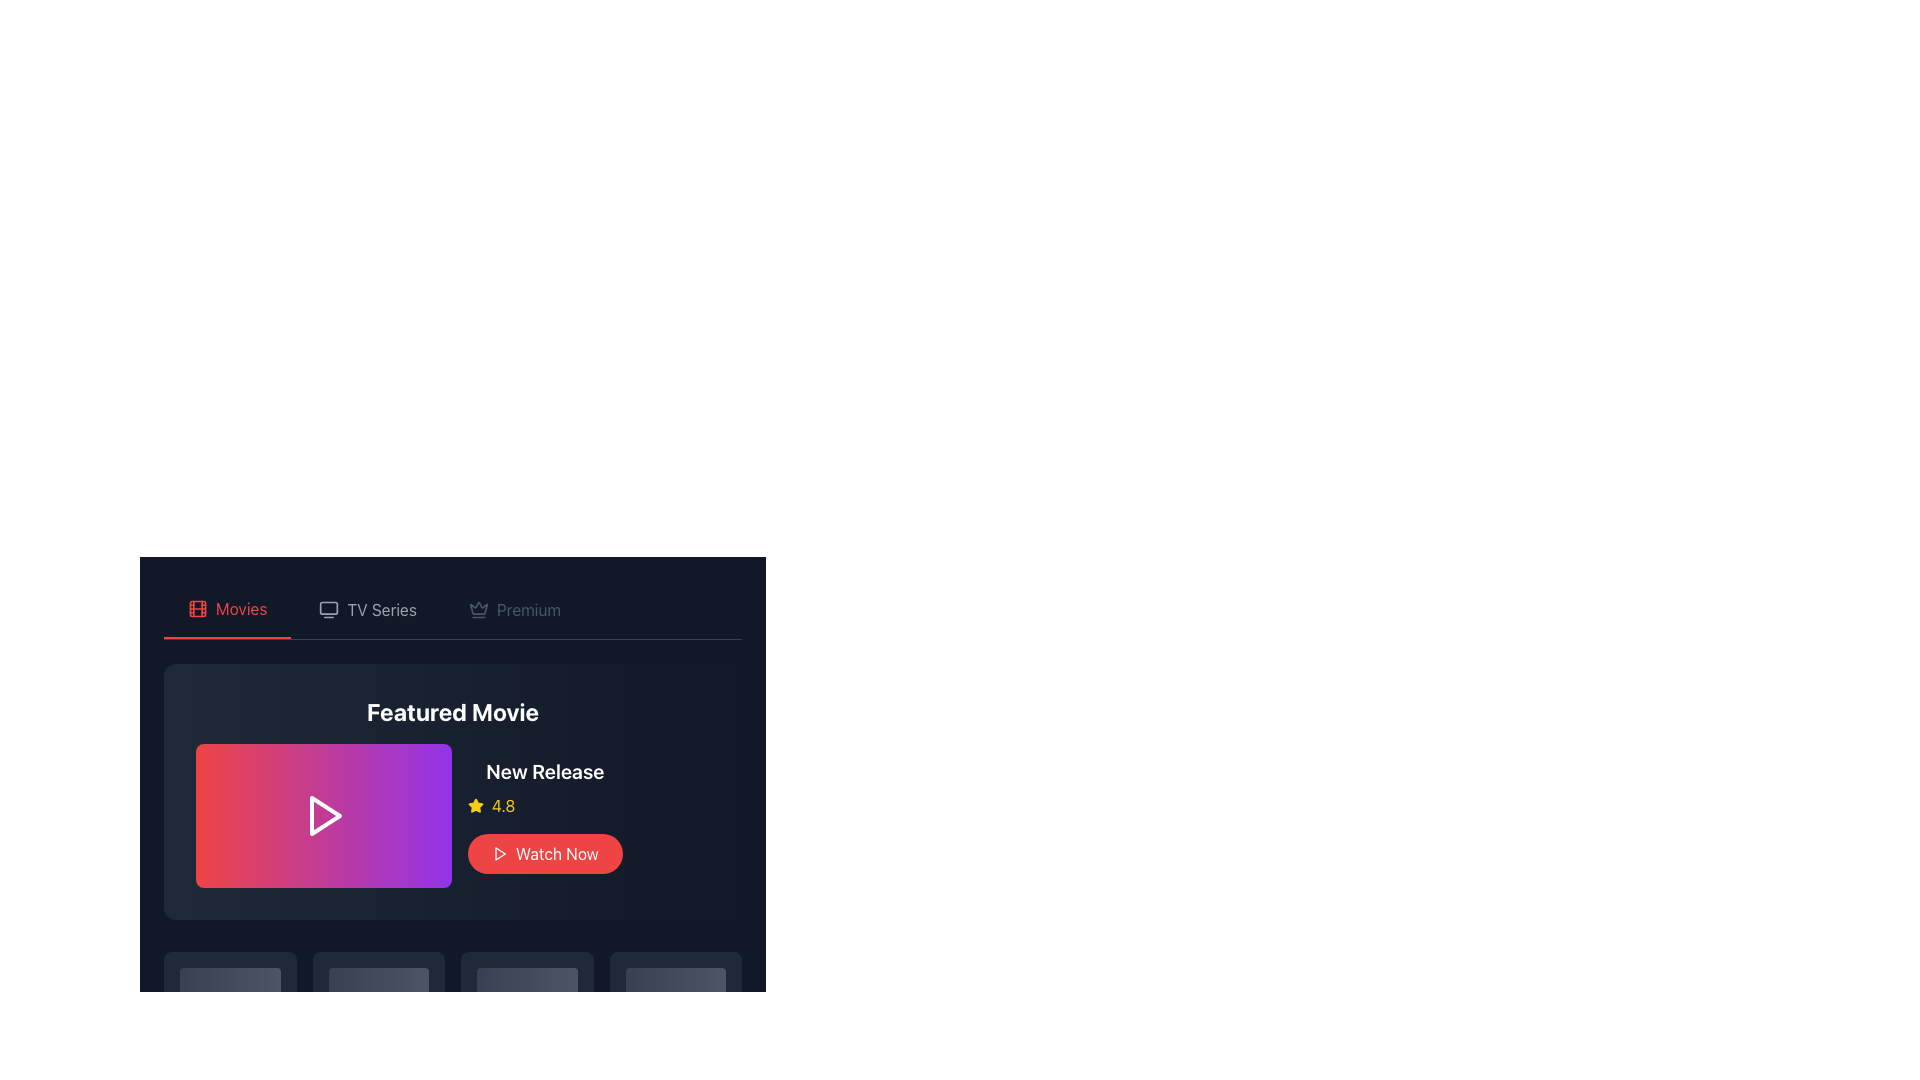 The height and width of the screenshot is (1080, 1920). What do you see at coordinates (499, 853) in the screenshot?
I see `the play icon within the 'Watch Now' button` at bounding box center [499, 853].